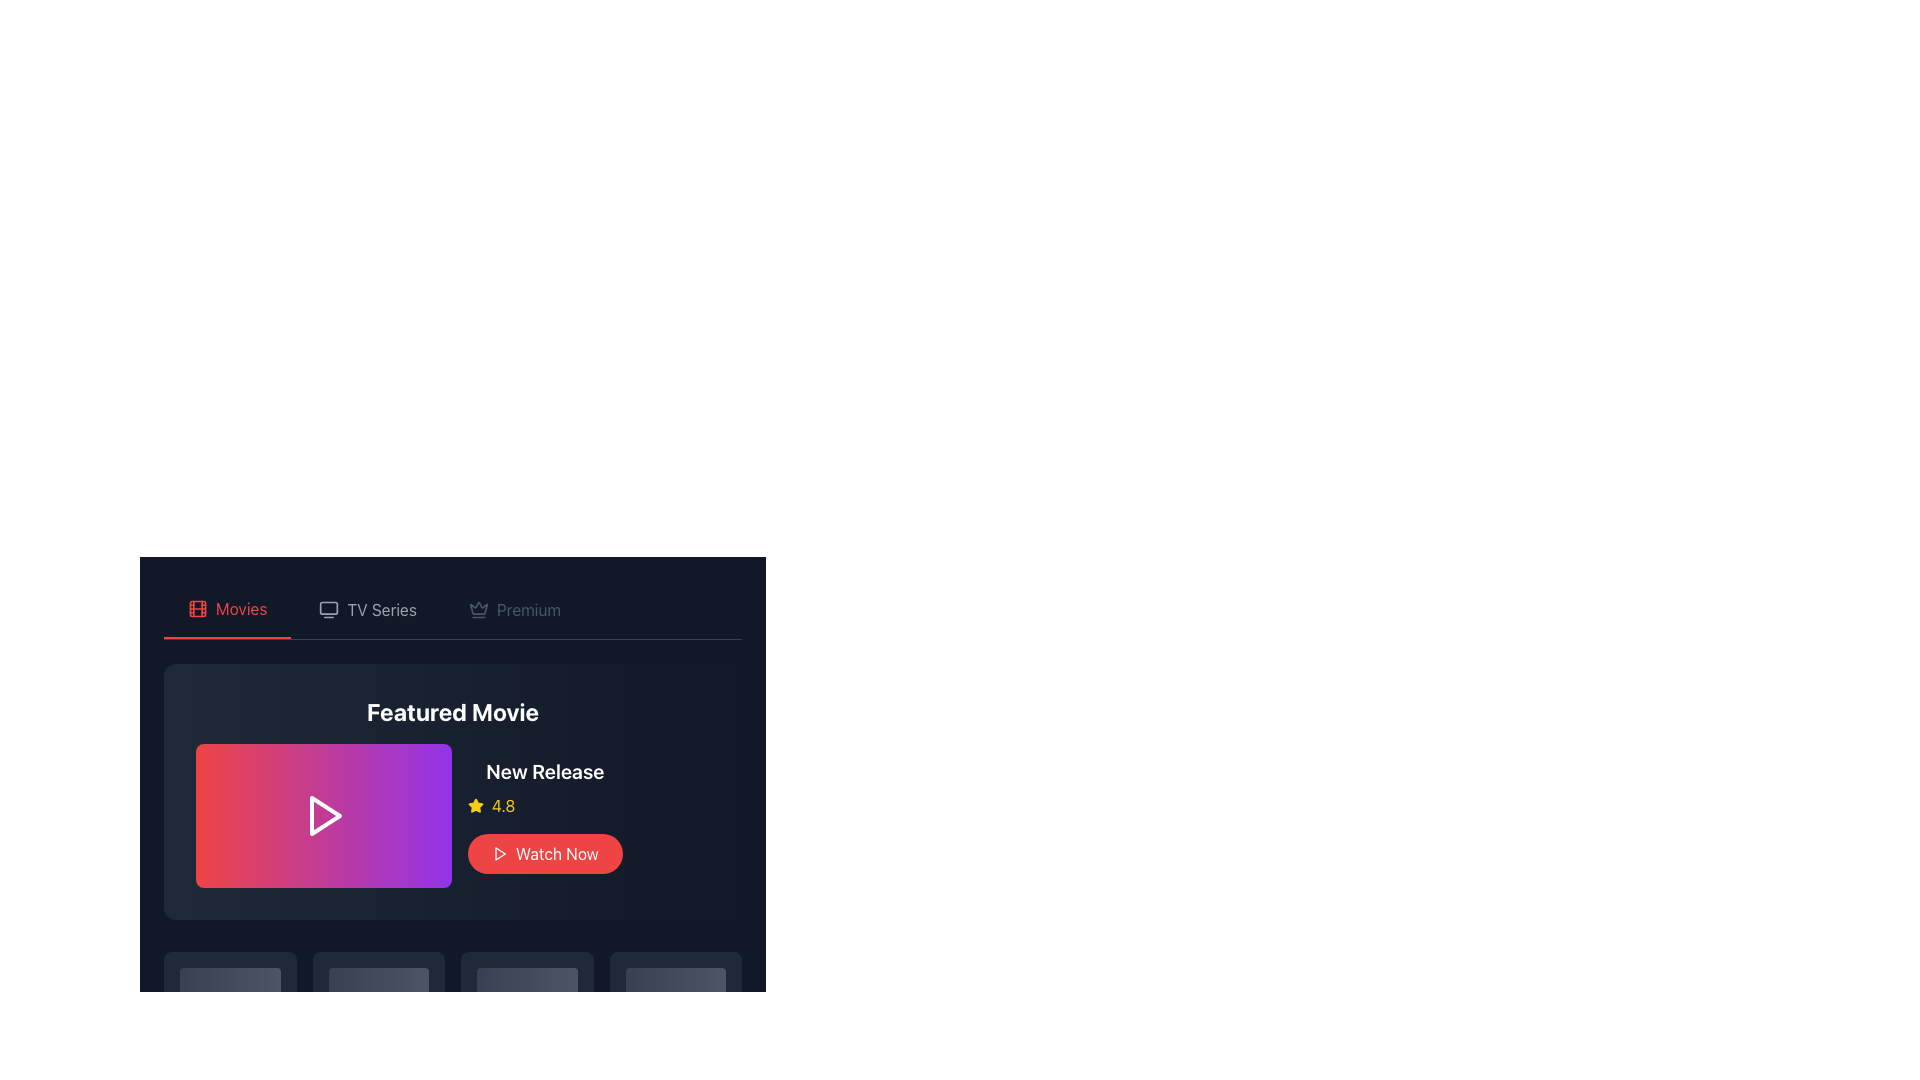 The height and width of the screenshot is (1080, 1920). What do you see at coordinates (499, 853) in the screenshot?
I see `the play icon within the 'Watch Now' button` at bounding box center [499, 853].